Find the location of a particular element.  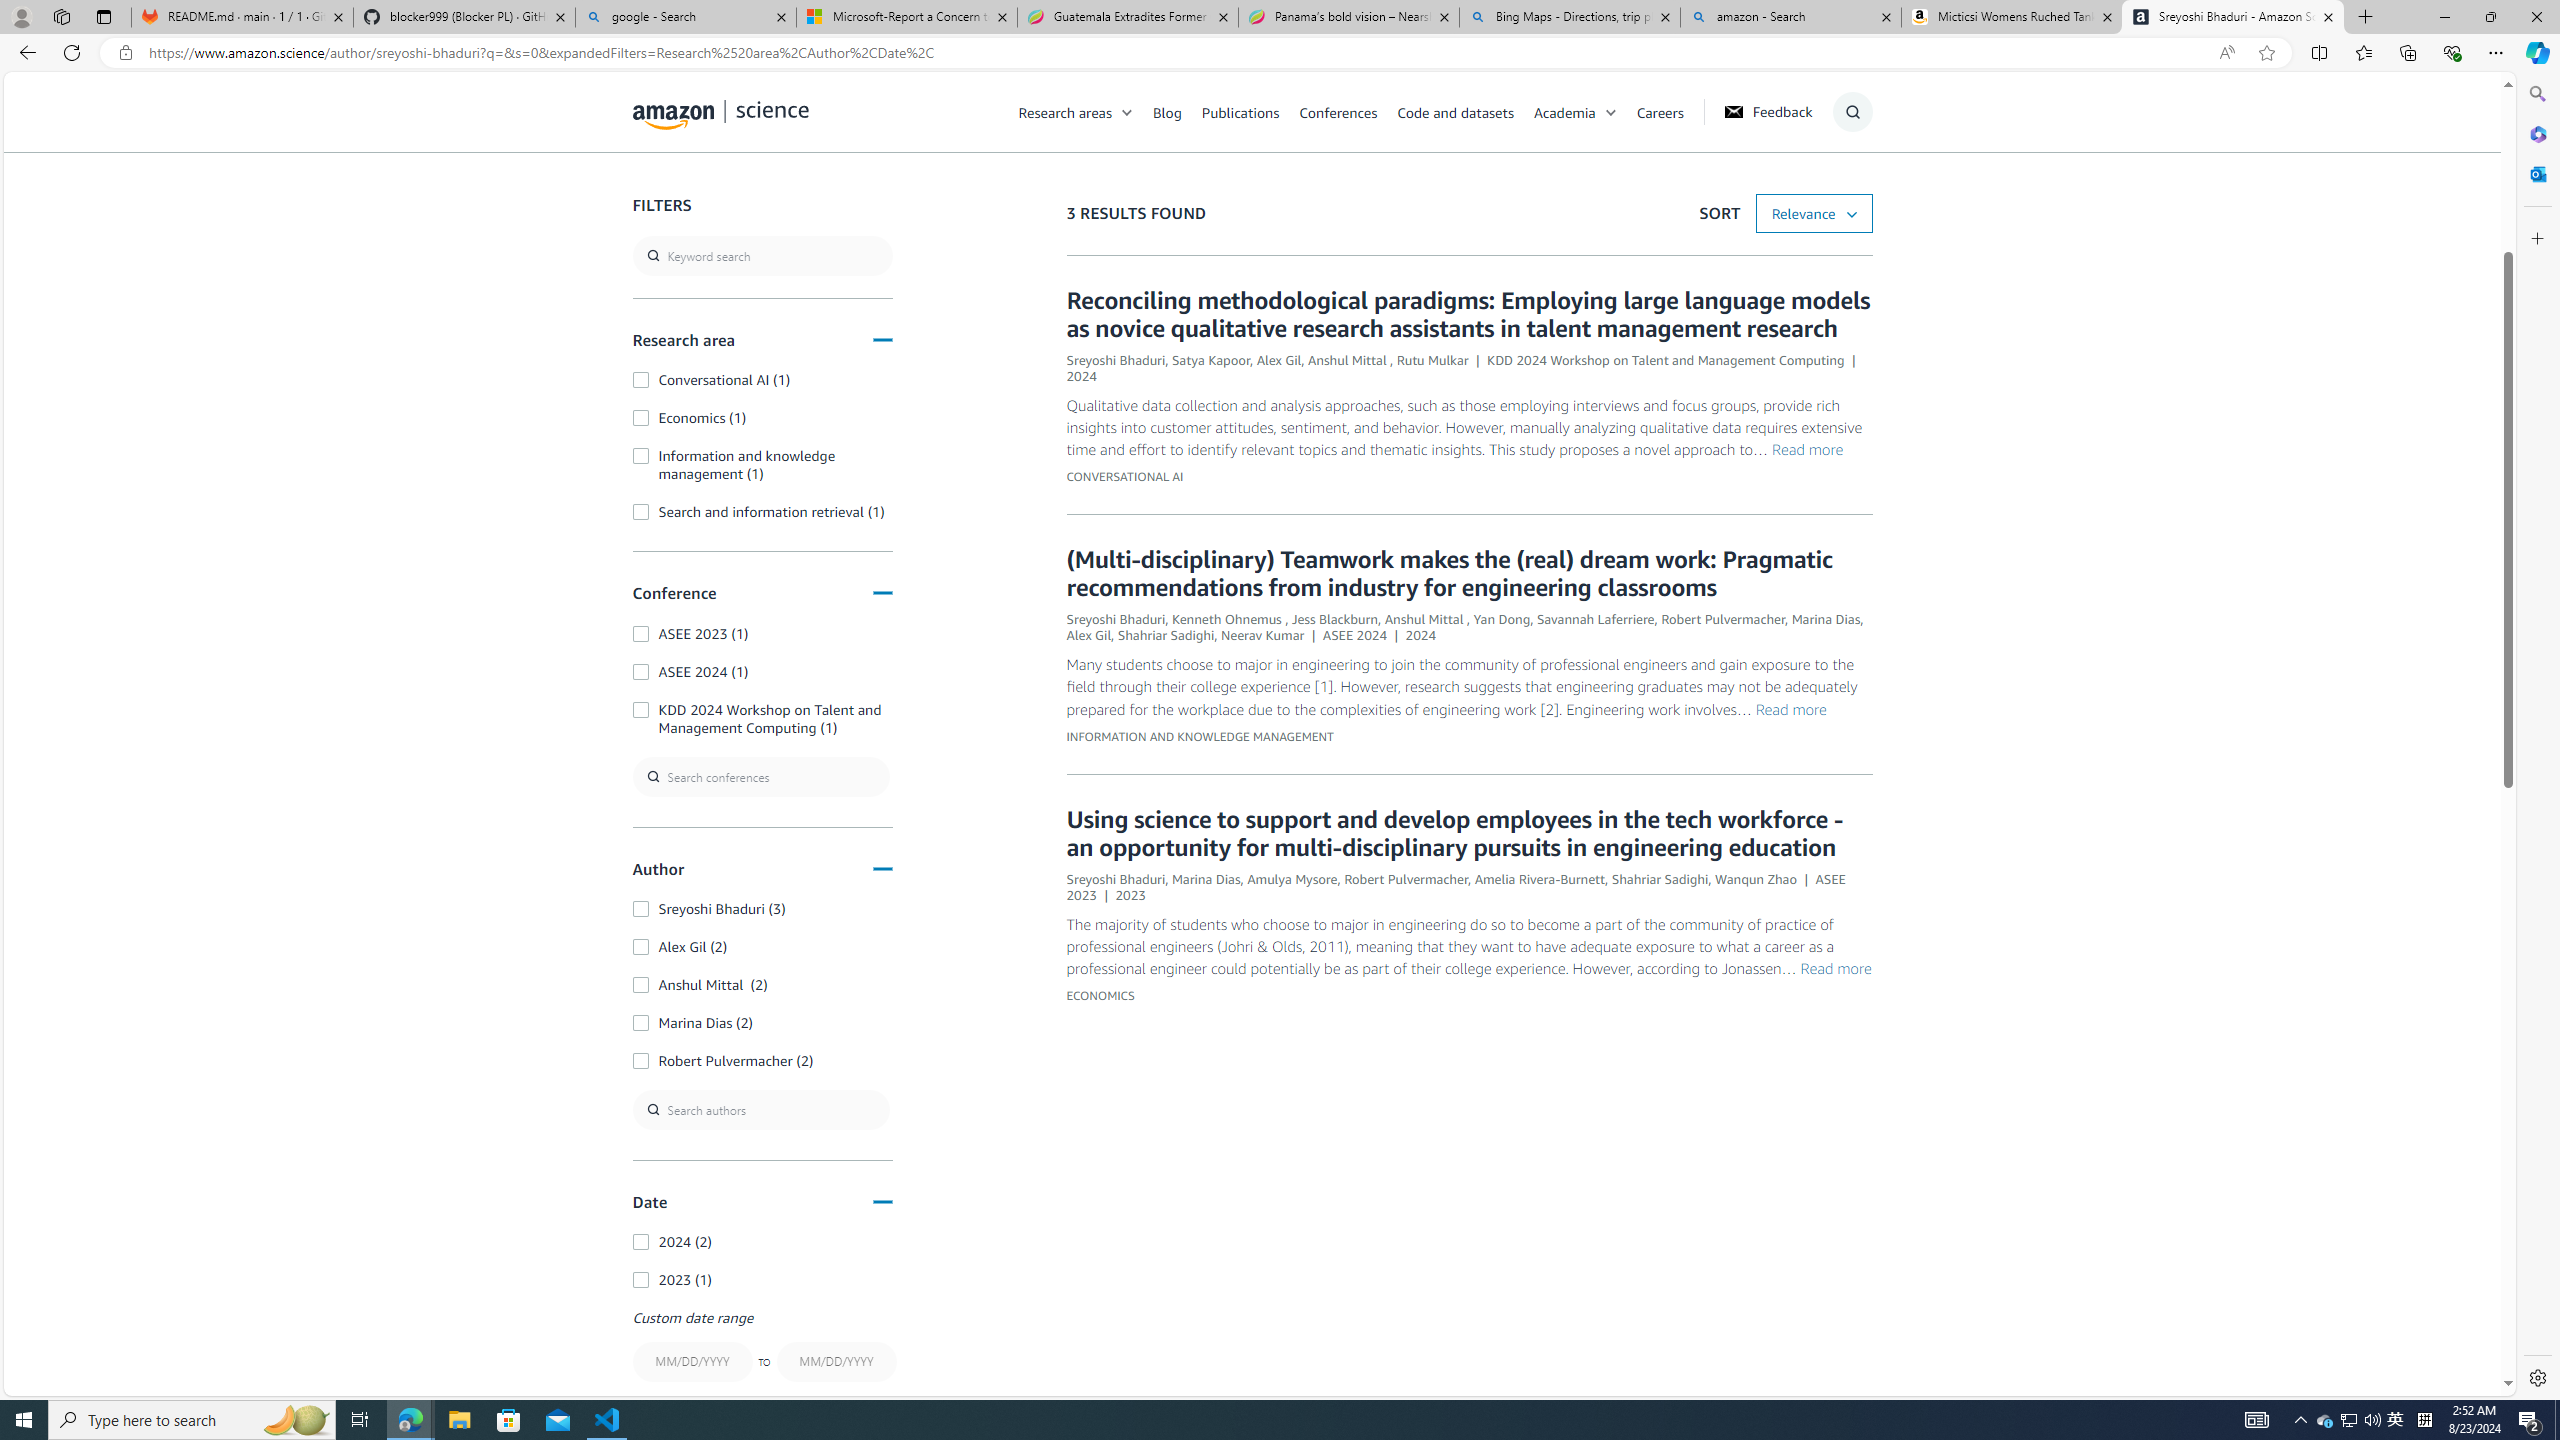

'Academia' is located at coordinates (1583, 111).